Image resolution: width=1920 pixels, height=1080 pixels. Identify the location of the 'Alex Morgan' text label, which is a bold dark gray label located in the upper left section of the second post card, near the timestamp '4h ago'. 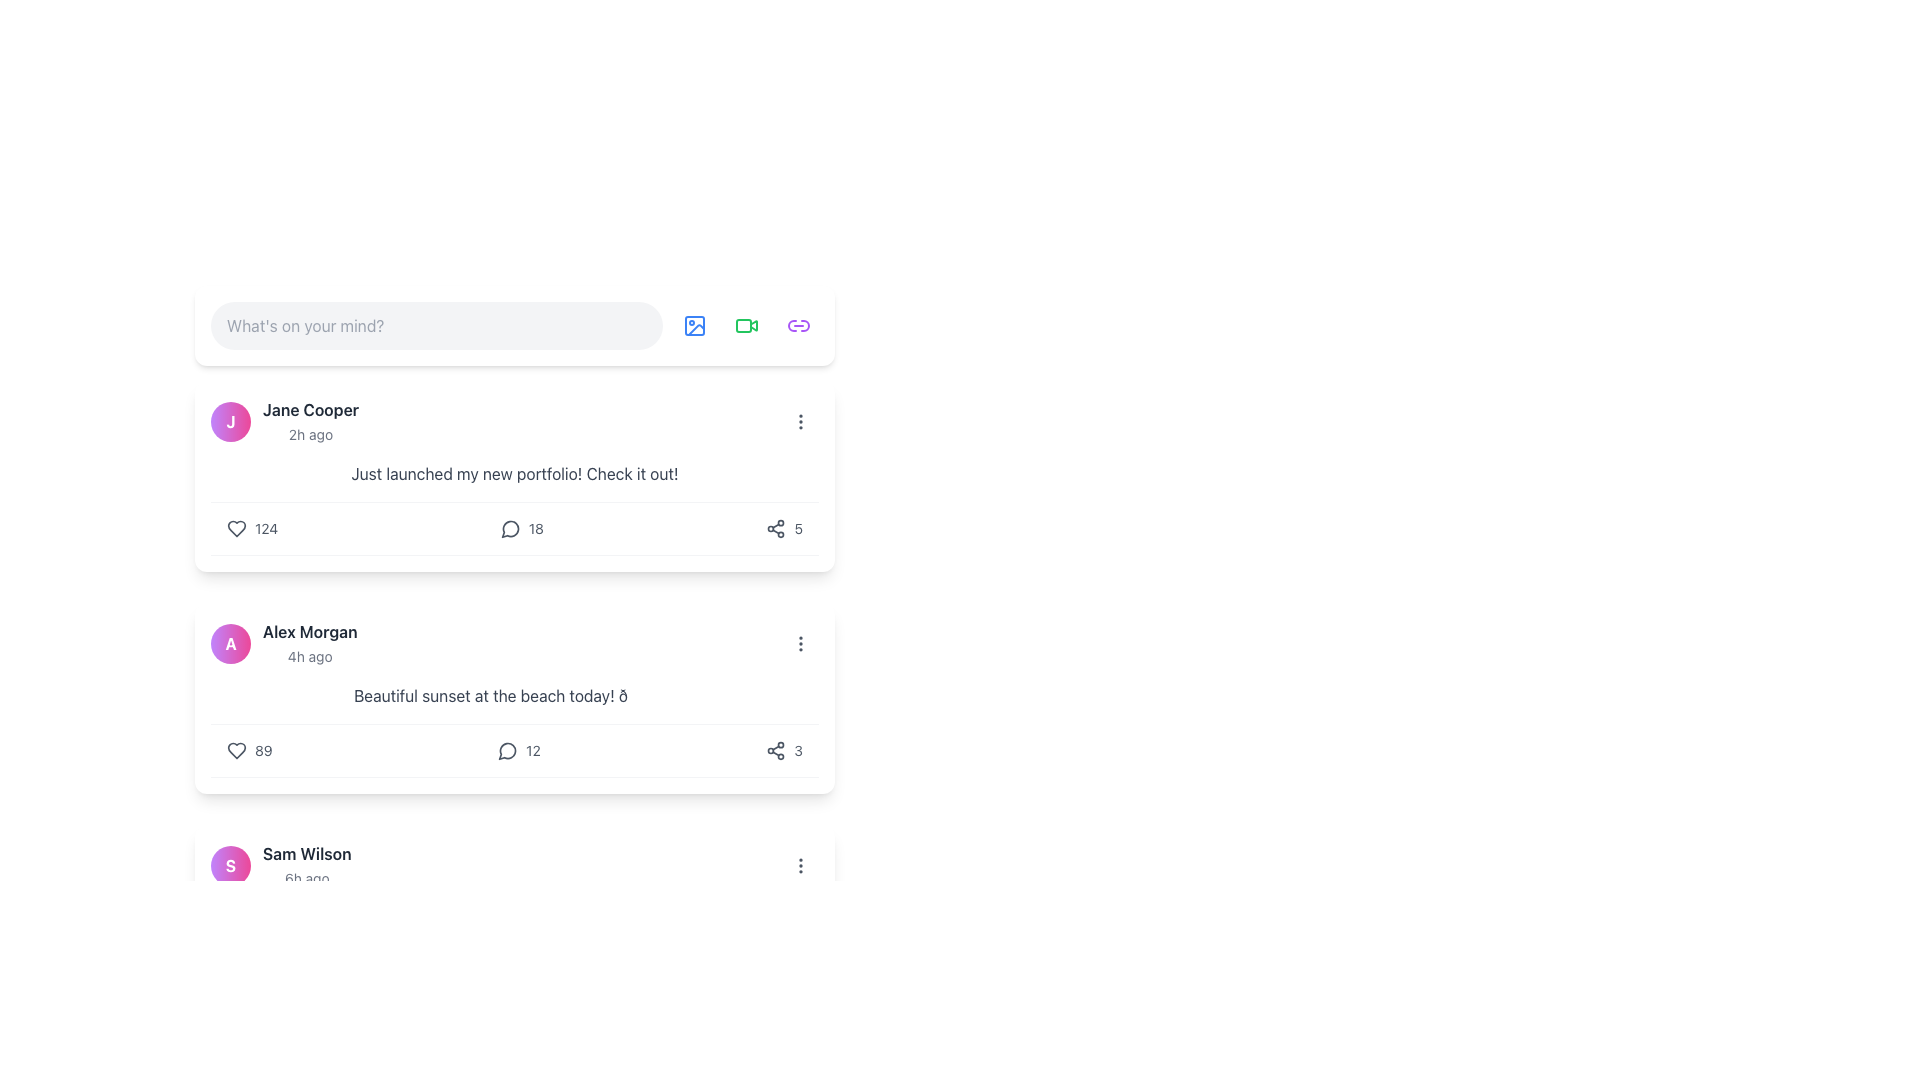
(309, 632).